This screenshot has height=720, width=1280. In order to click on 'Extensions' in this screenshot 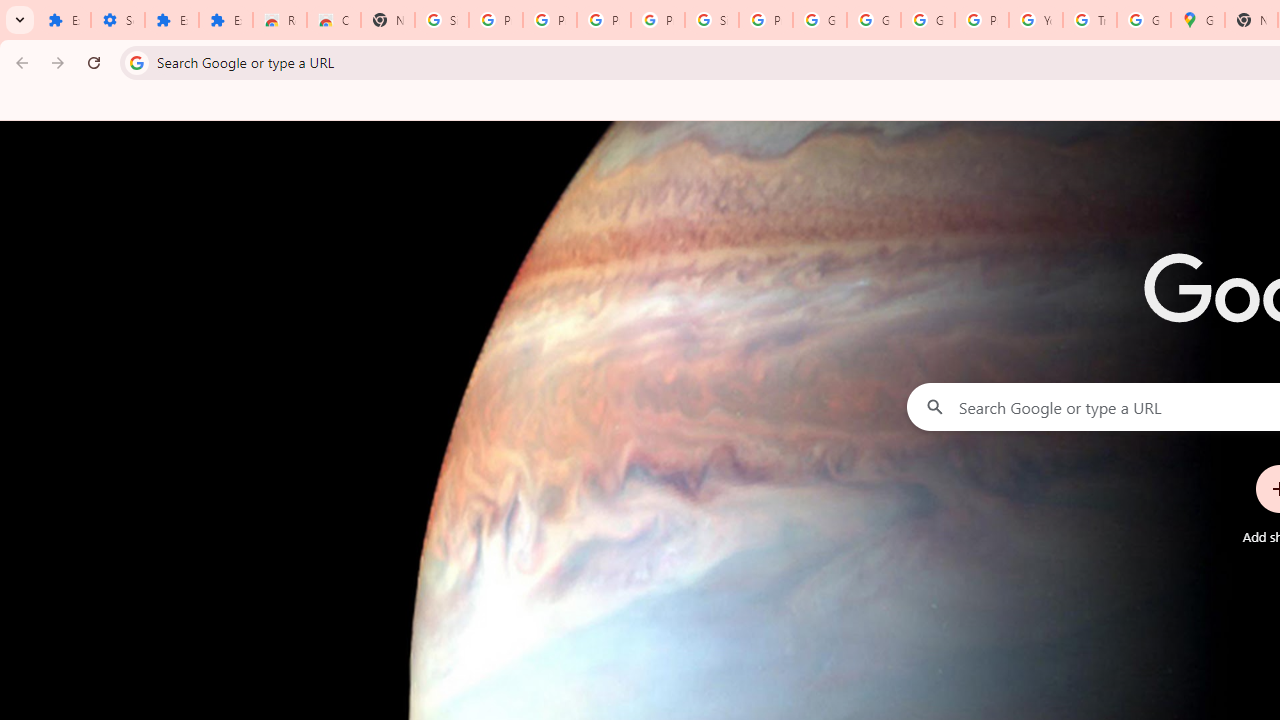, I will do `click(171, 20)`.